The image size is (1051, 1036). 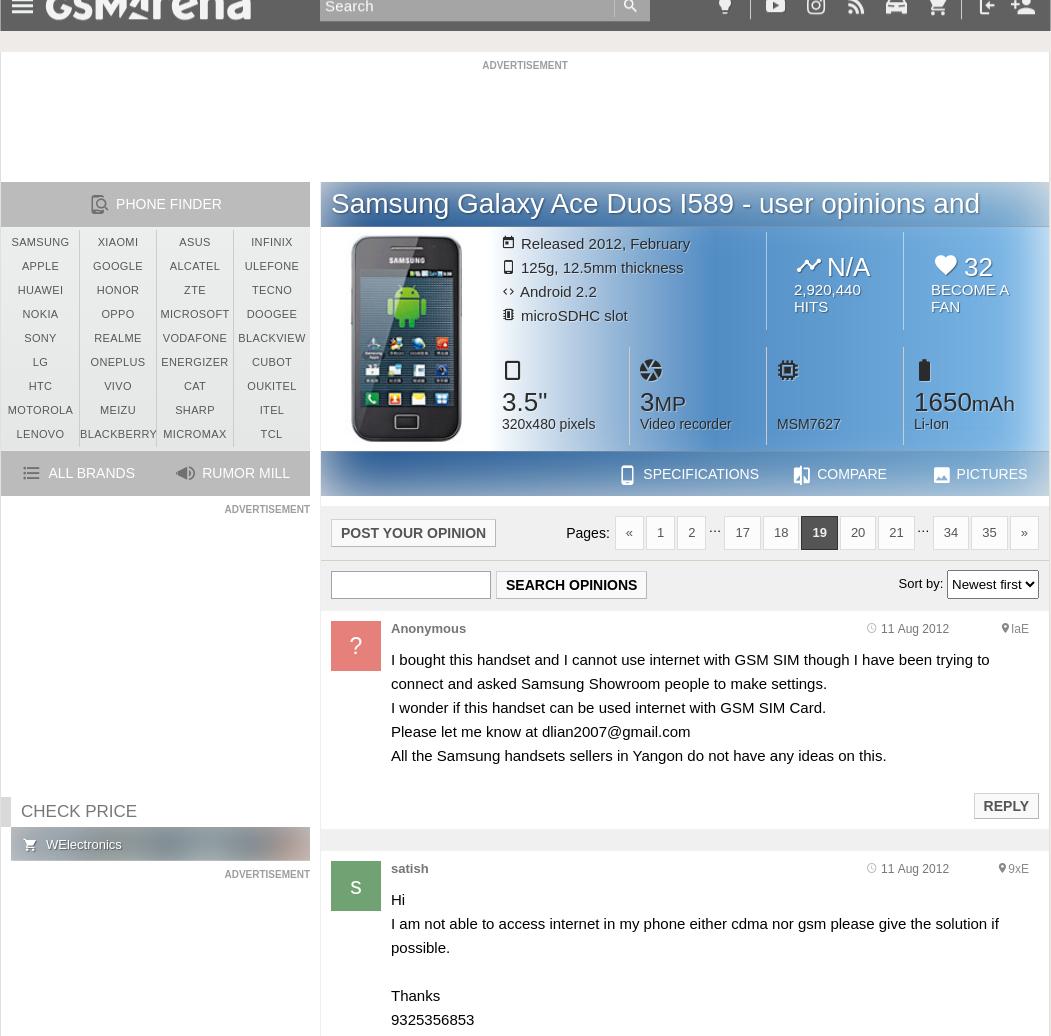 What do you see at coordinates (827, 297) in the screenshot?
I see `'2,920,440 hits'` at bounding box center [827, 297].